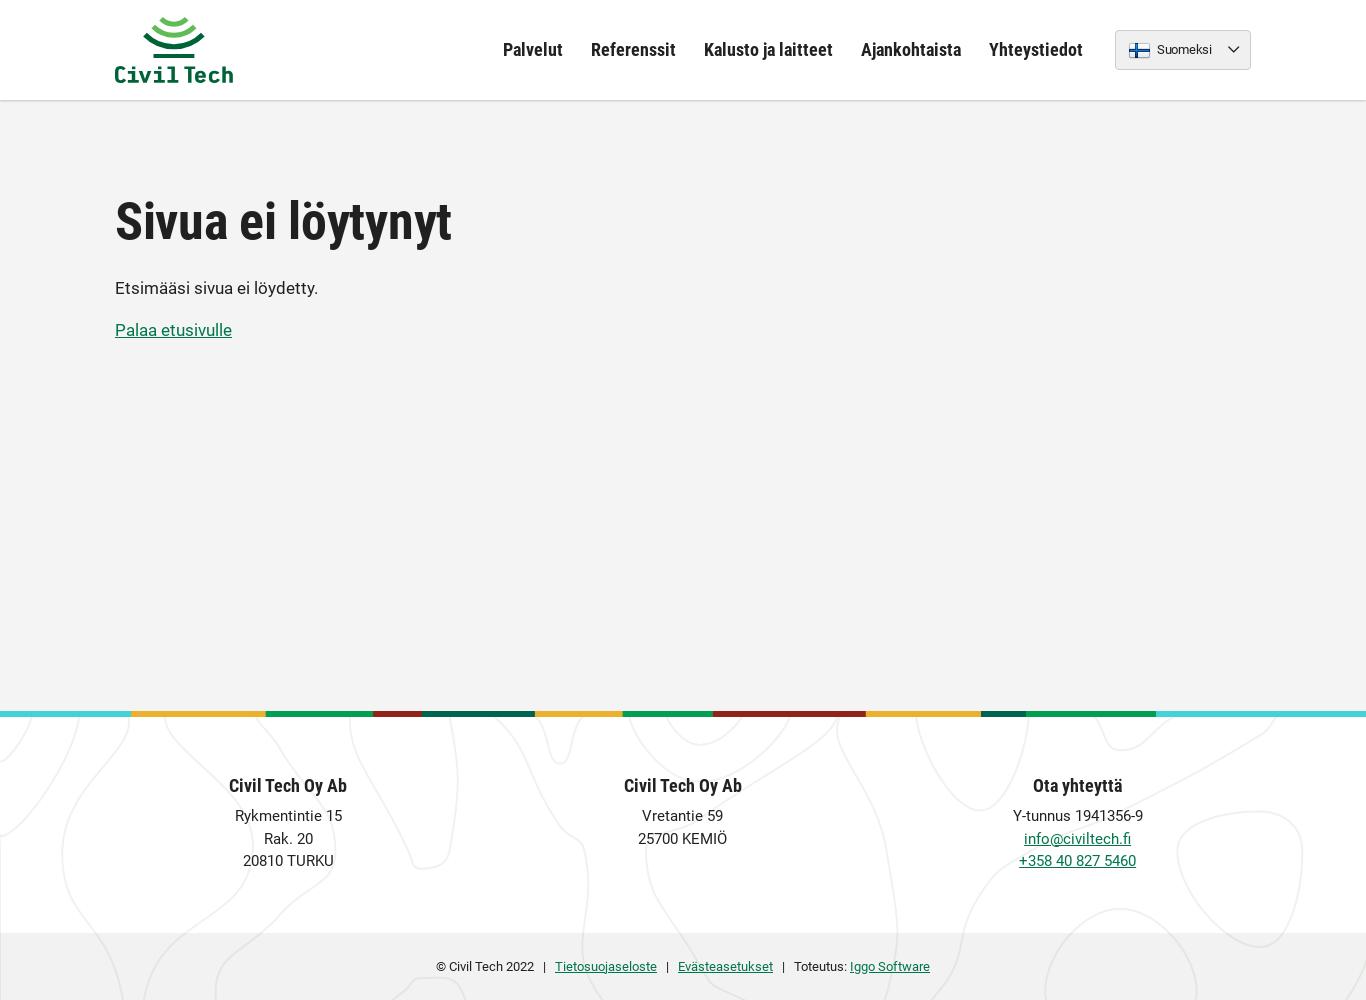 The width and height of the screenshot is (1366, 1000). What do you see at coordinates (283, 220) in the screenshot?
I see `'Sivua ei löytynyt'` at bounding box center [283, 220].